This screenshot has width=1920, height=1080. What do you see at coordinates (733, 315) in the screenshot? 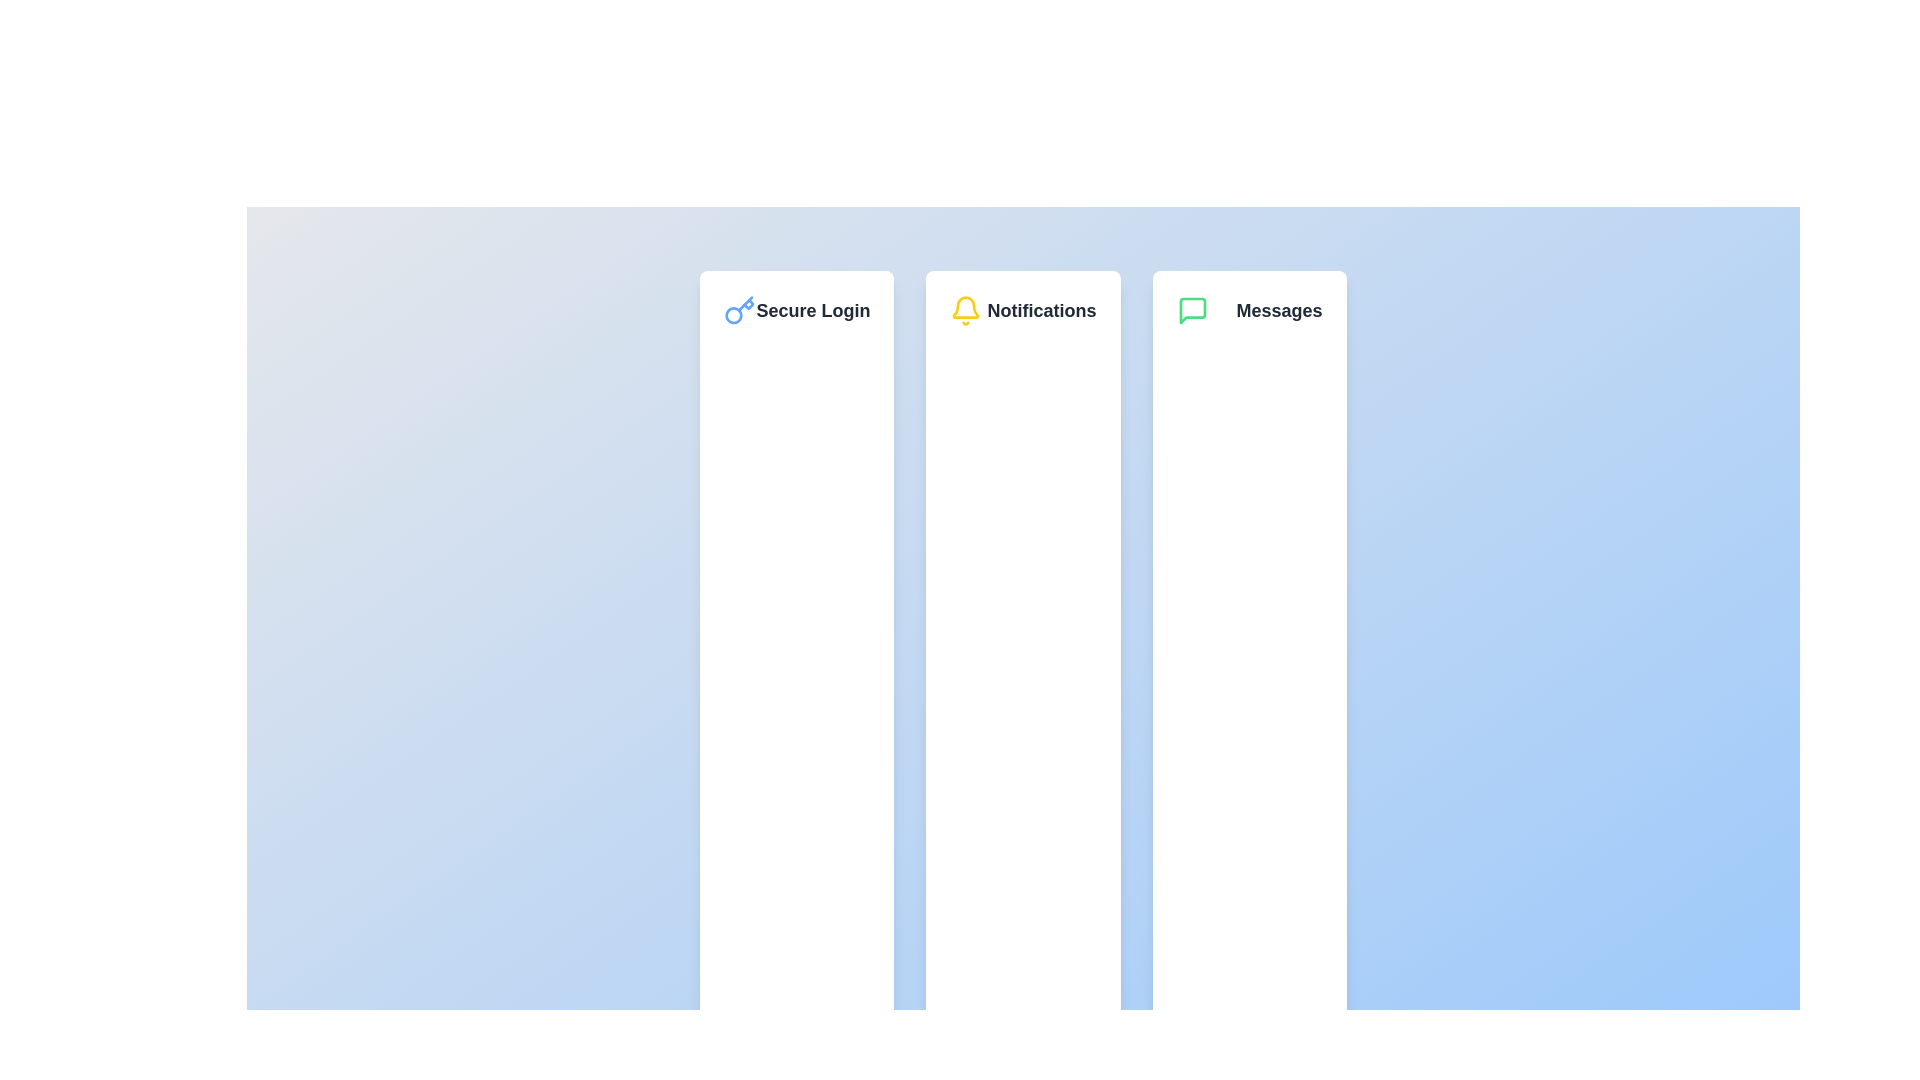
I see `the circular shape within the SVG graphic of the key icon` at bounding box center [733, 315].